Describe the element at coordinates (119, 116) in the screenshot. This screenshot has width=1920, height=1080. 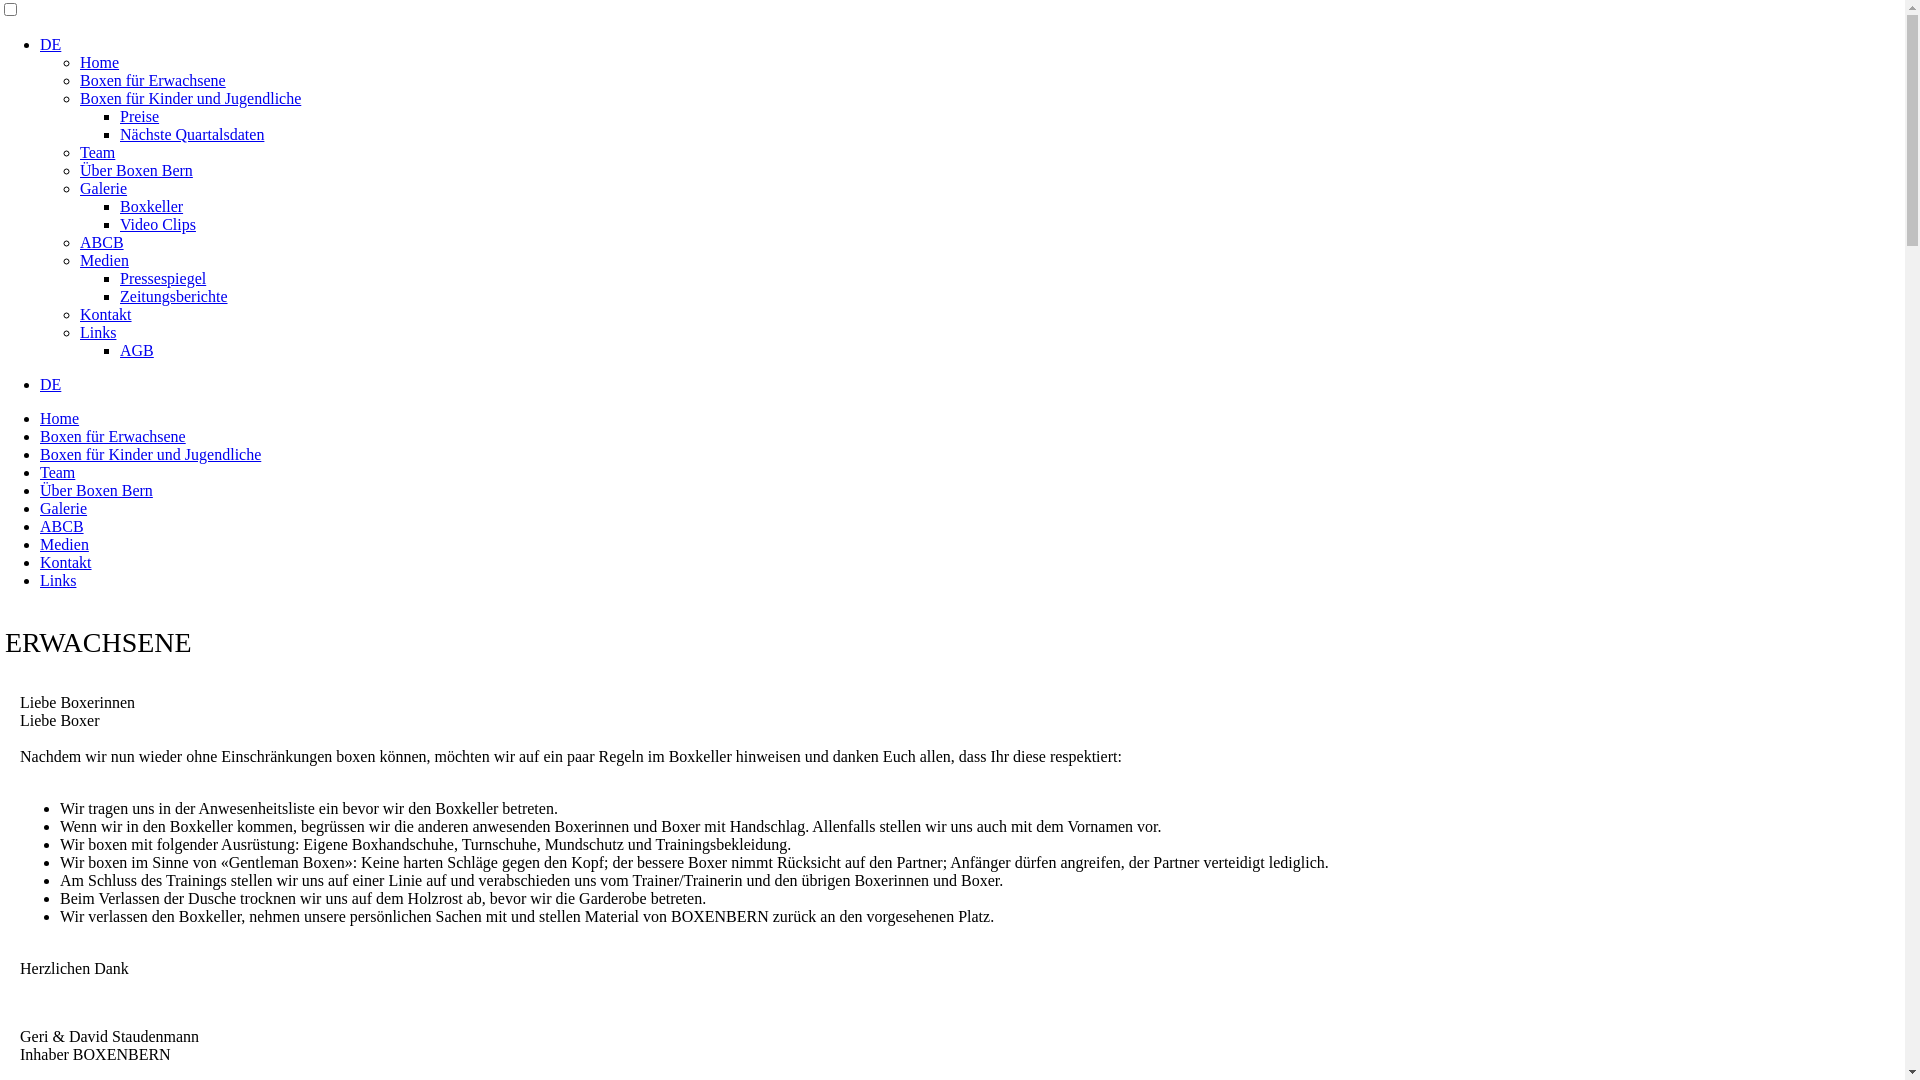
I see `'Preise'` at that location.